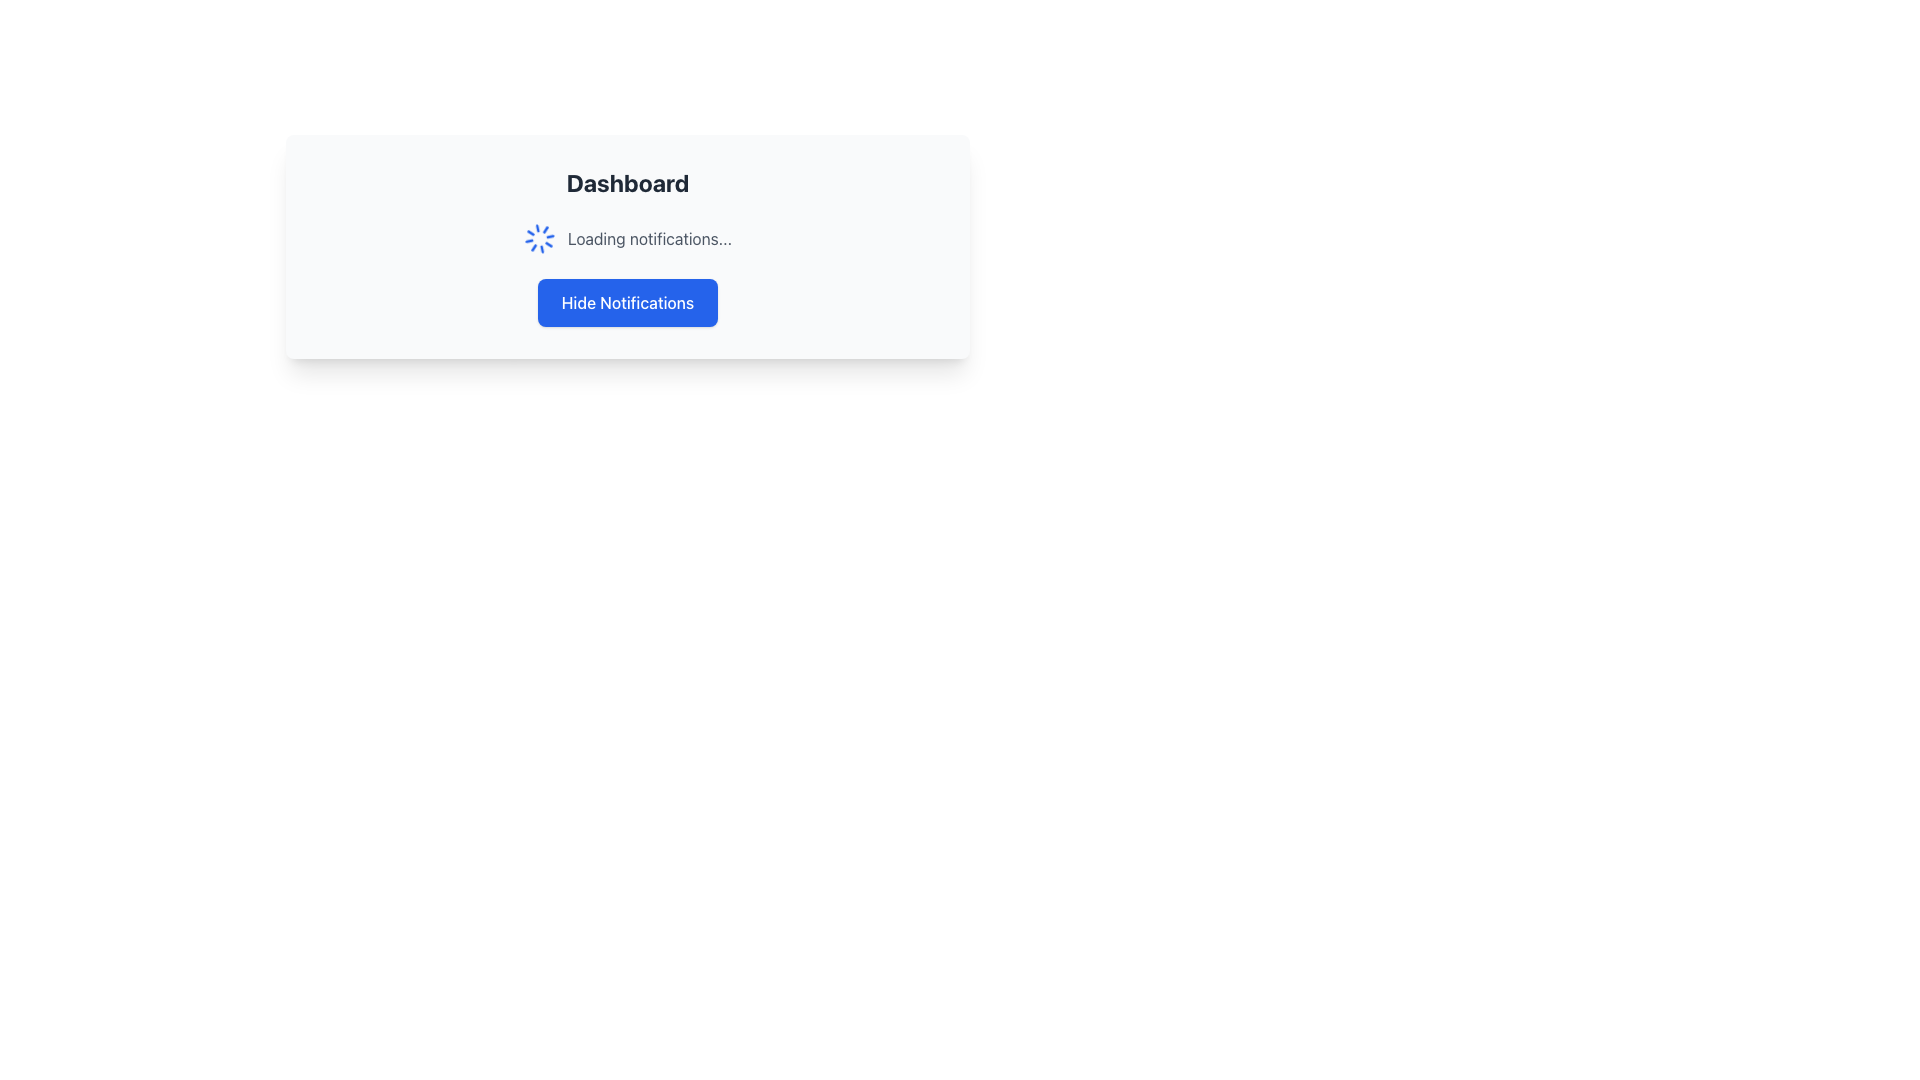 Image resolution: width=1920 pixels, height=1080 pixels. I want to click on the informational text label indicating that notifications are being loaded, which is positioned above the 'Hide Notifications' button and aligned with a spinning loader, so click(649, 238).